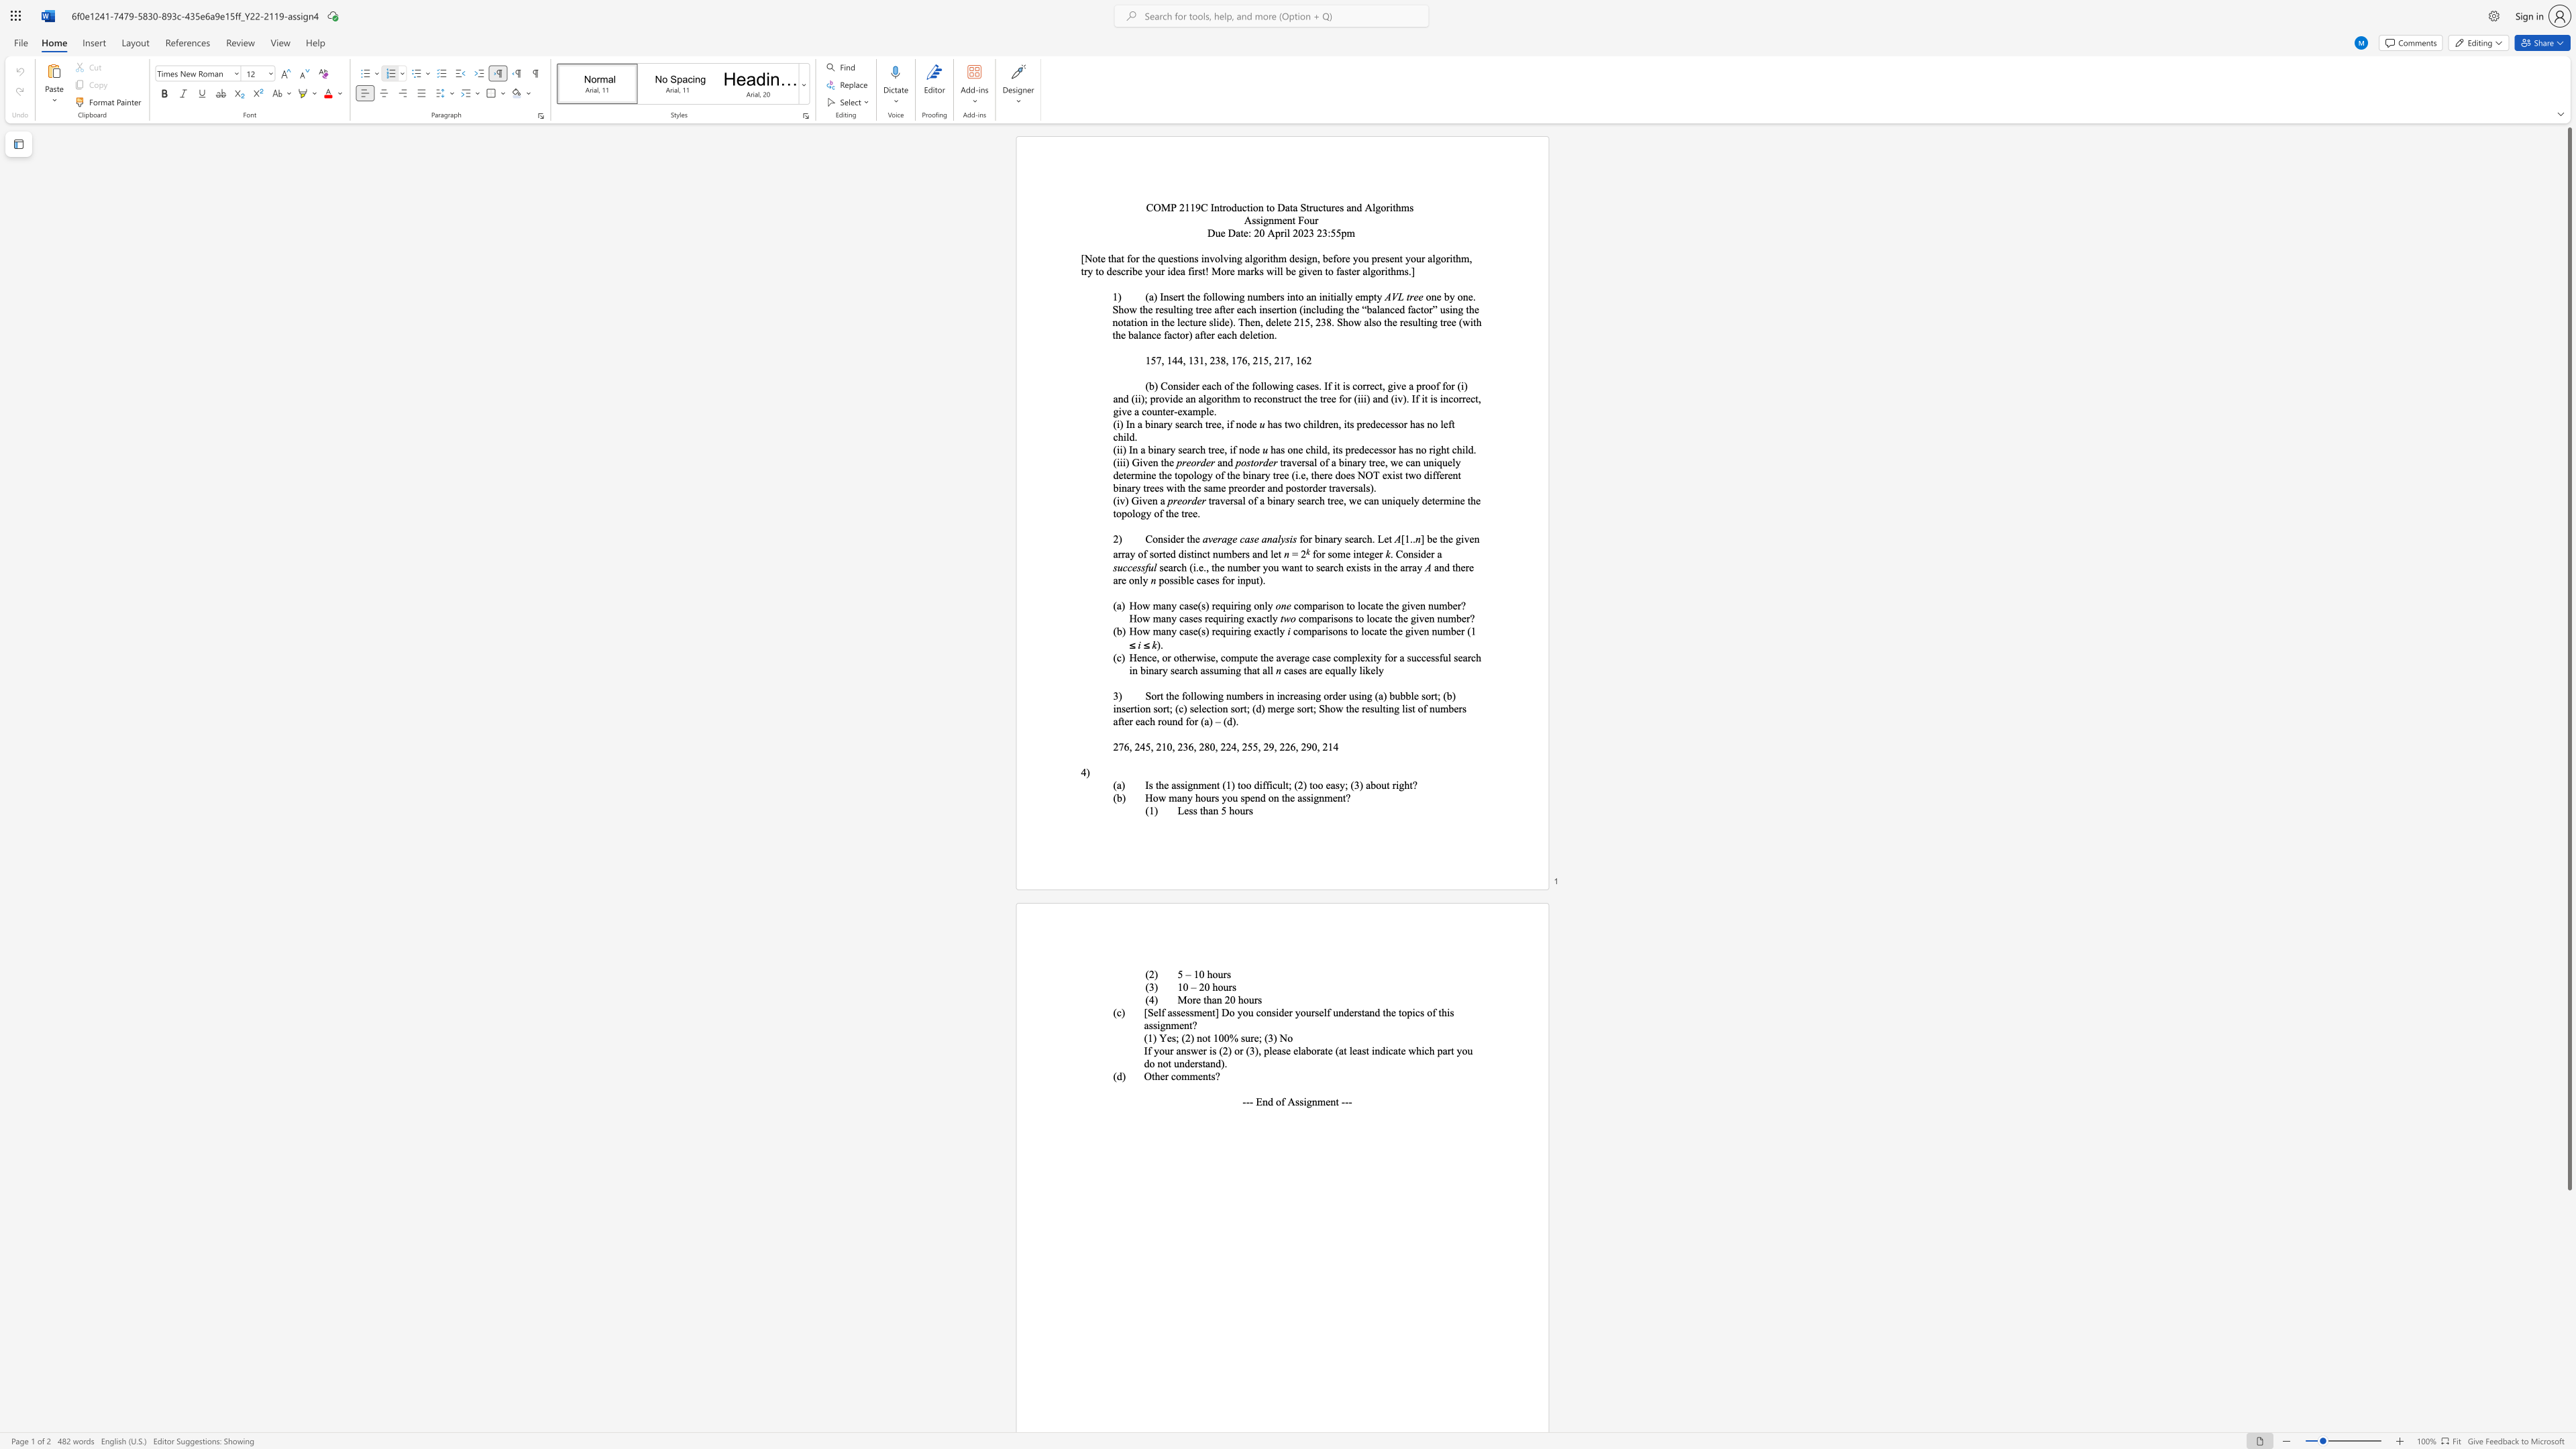 The image size is (2576, 1449). I want to click on the 1th character "q" in the text, so click(1332, 670).